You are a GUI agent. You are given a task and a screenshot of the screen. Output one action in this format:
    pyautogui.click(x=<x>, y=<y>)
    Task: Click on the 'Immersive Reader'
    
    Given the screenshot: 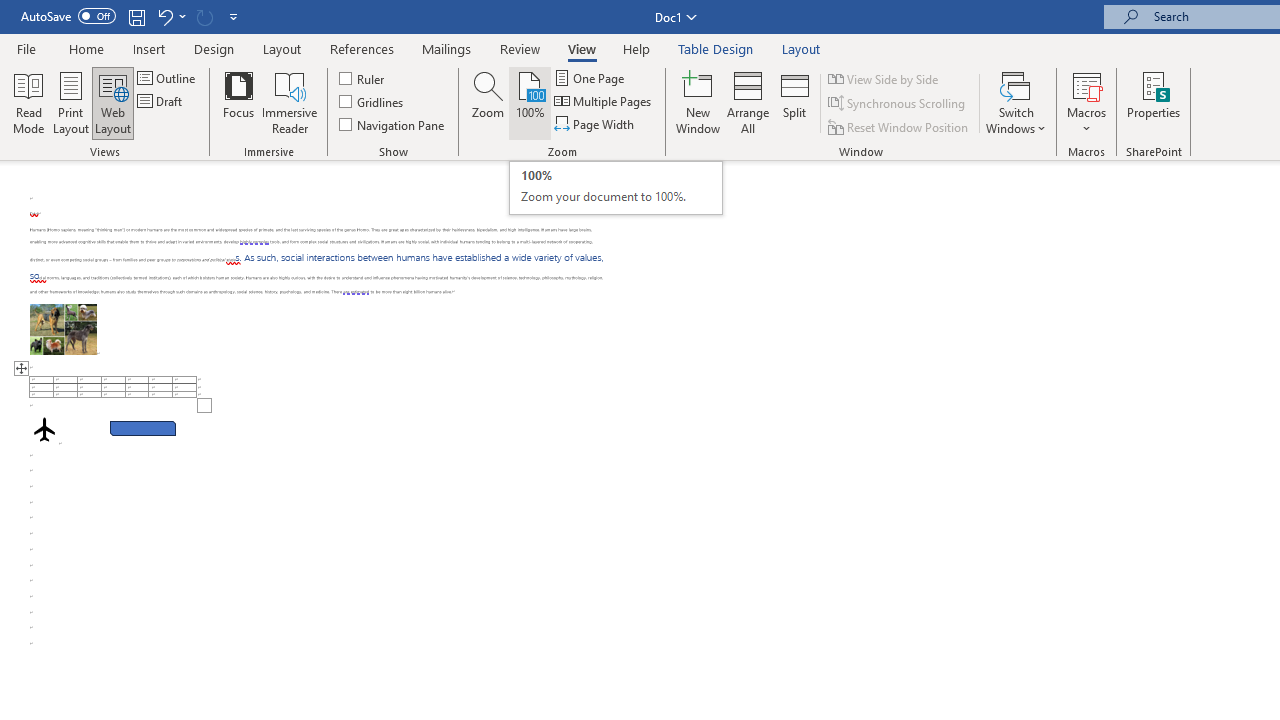 What is the action you would take?
    pyautogui.click(x=288, y=103)
    